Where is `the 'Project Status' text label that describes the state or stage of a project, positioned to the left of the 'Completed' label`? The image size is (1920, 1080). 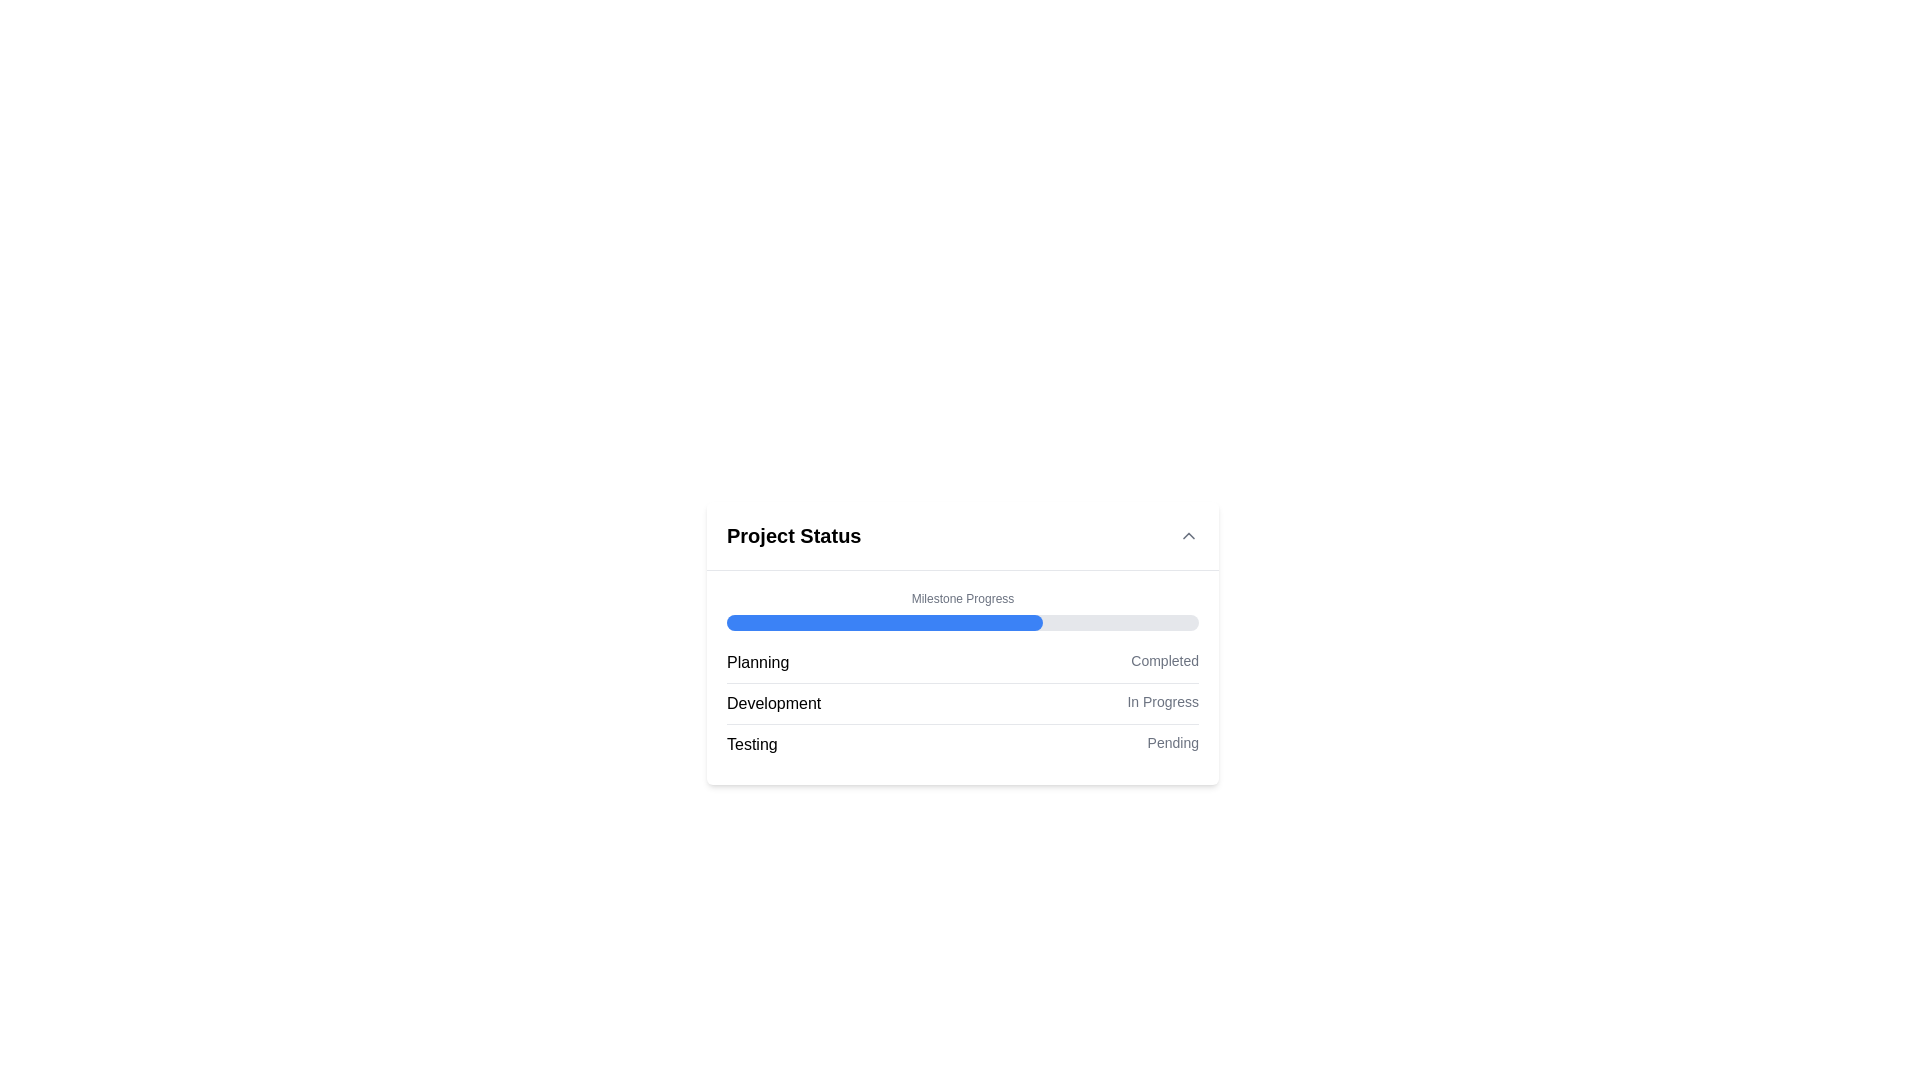
the 'Project Status' text label that describes the state or stage of a project, positioned to the left of the 'Completed' label is located at coordinates (757, 663).